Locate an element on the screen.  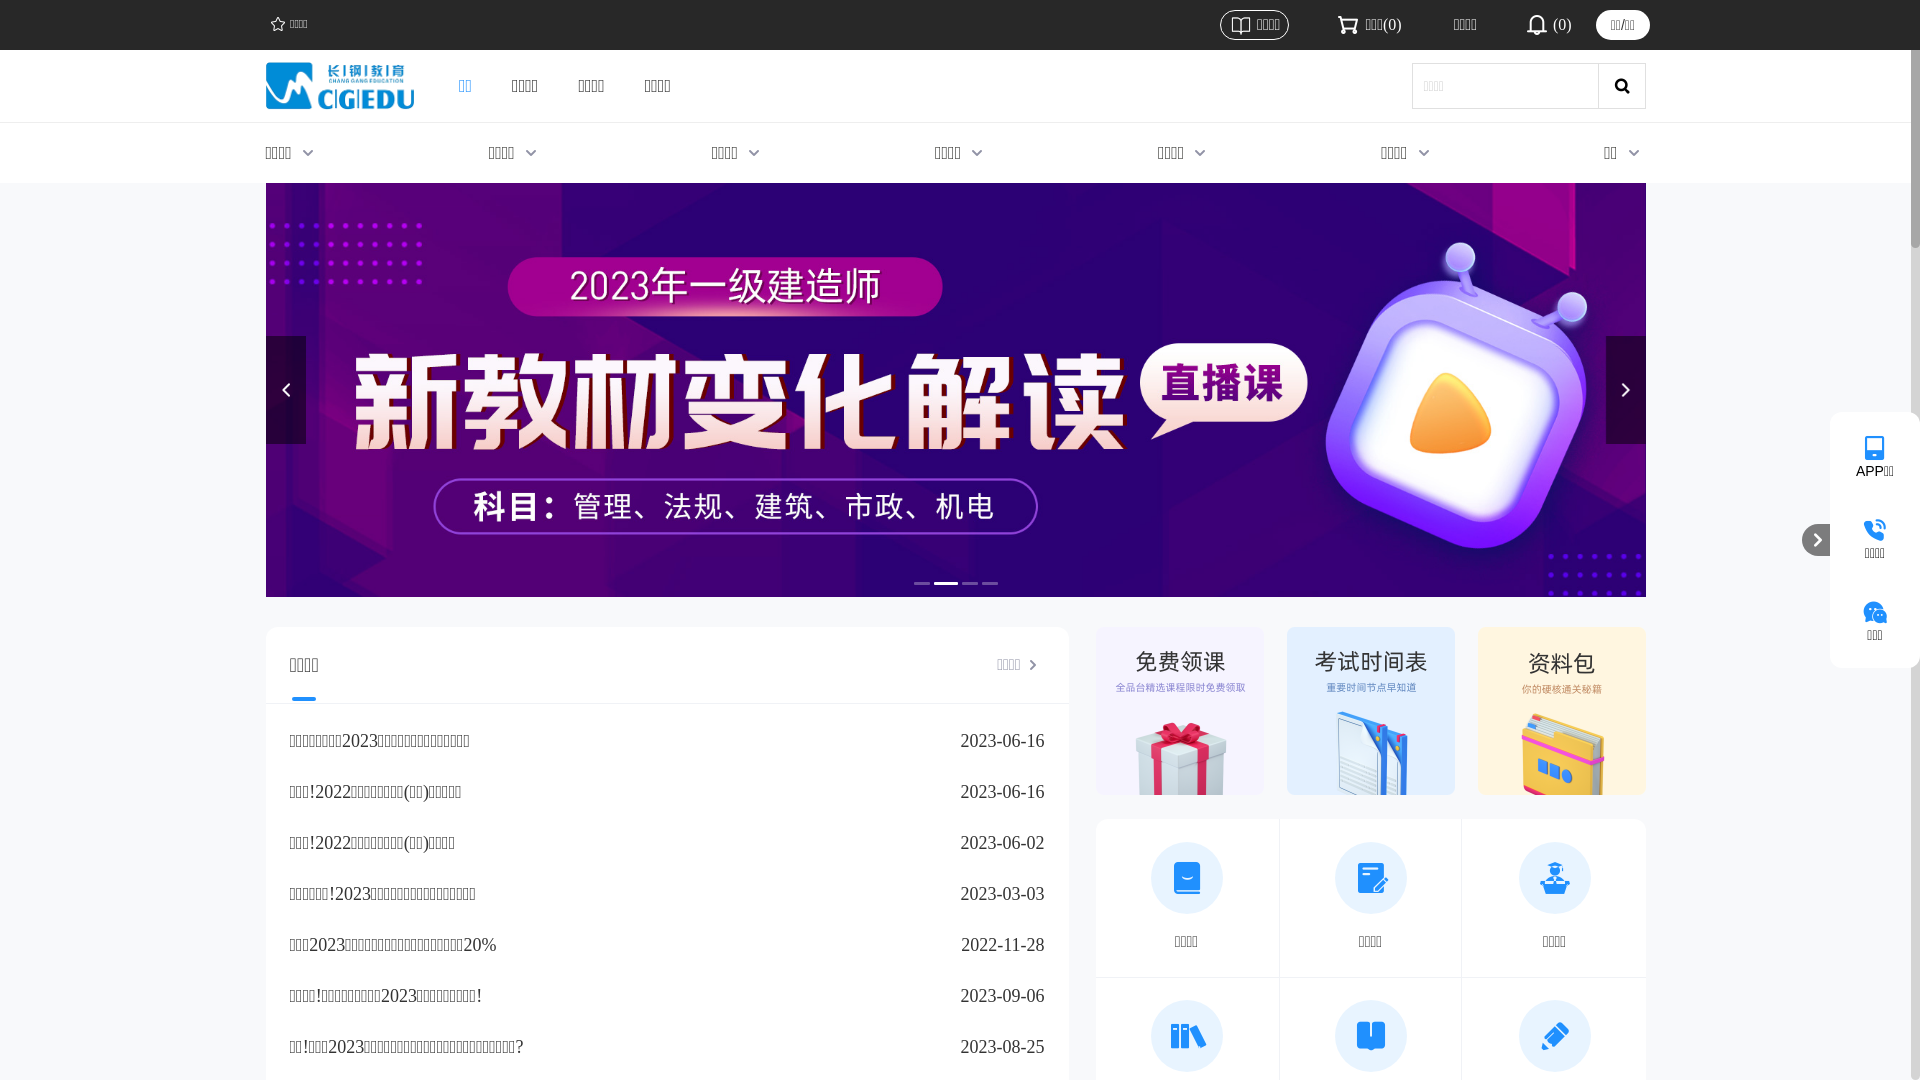
'4' is located at coordinates (980, 583).